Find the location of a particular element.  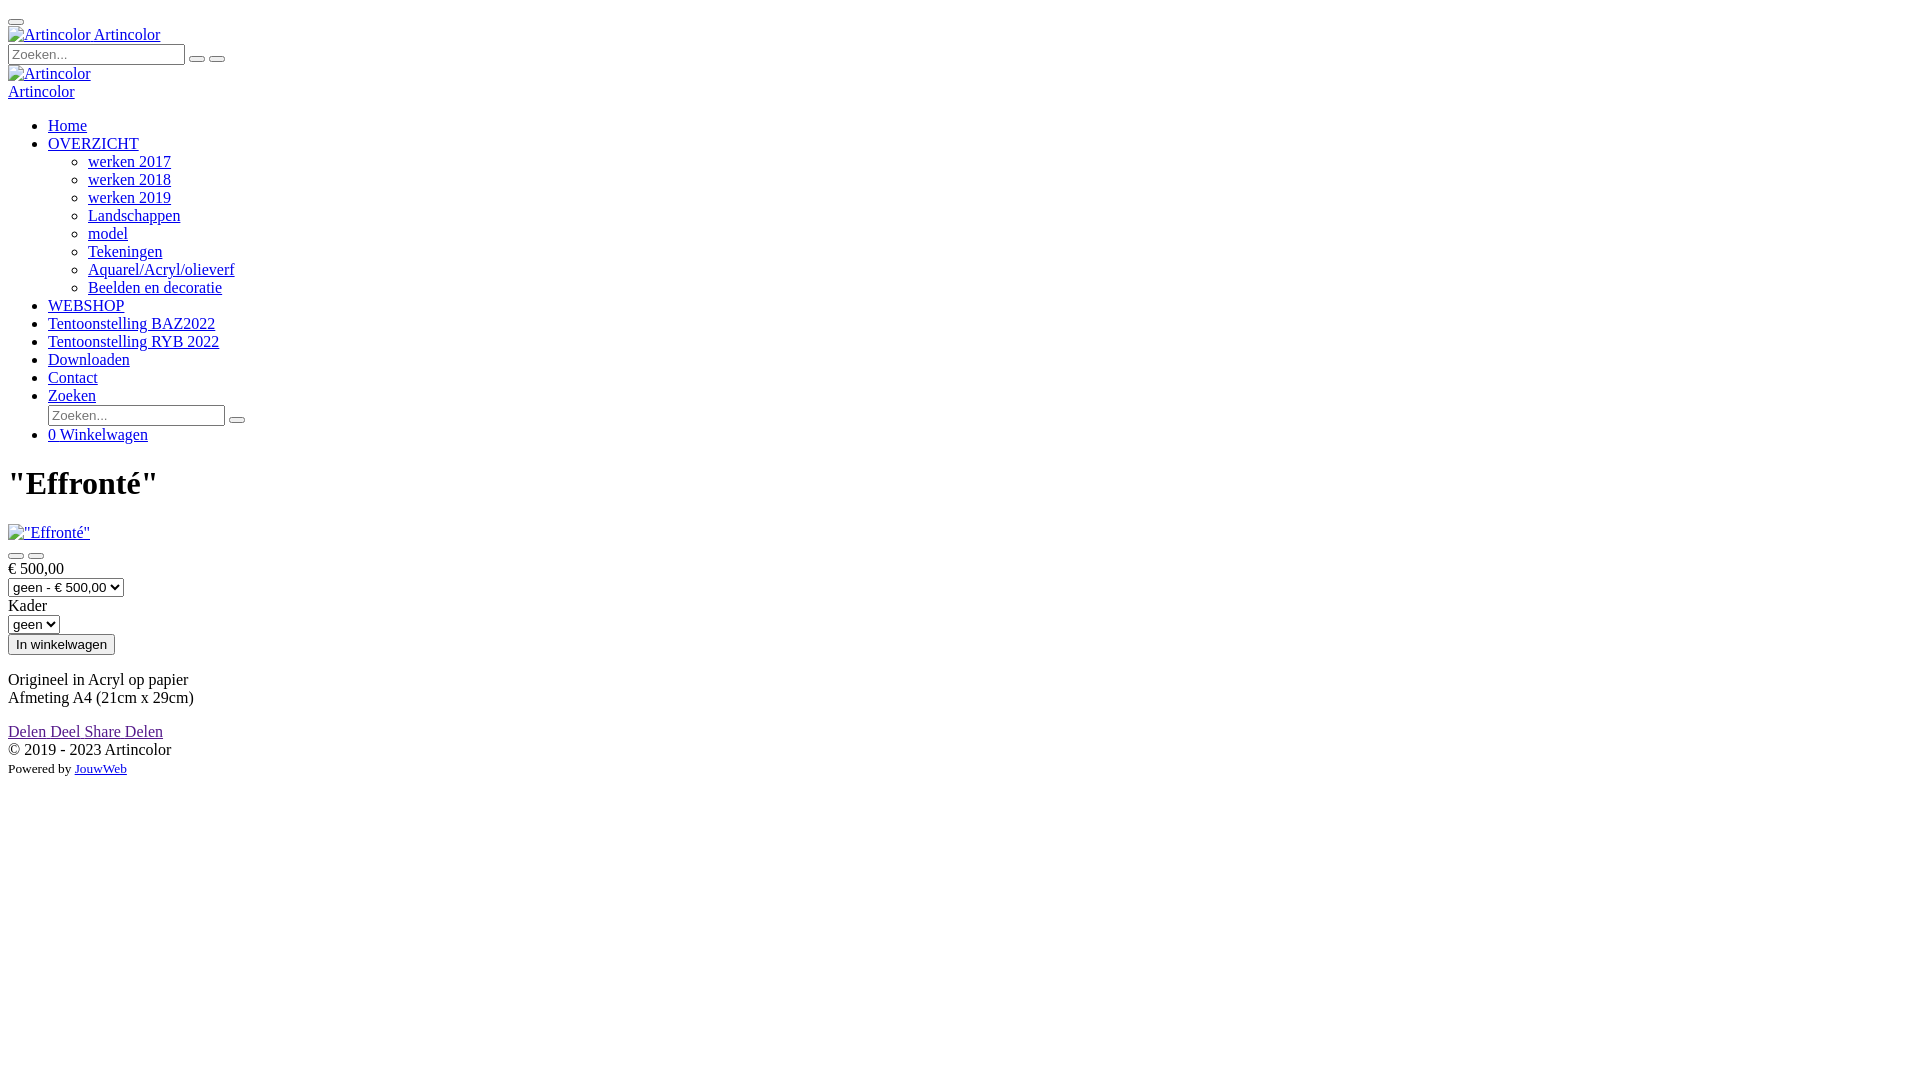

'Delen' is located at coordinates (143, 731).